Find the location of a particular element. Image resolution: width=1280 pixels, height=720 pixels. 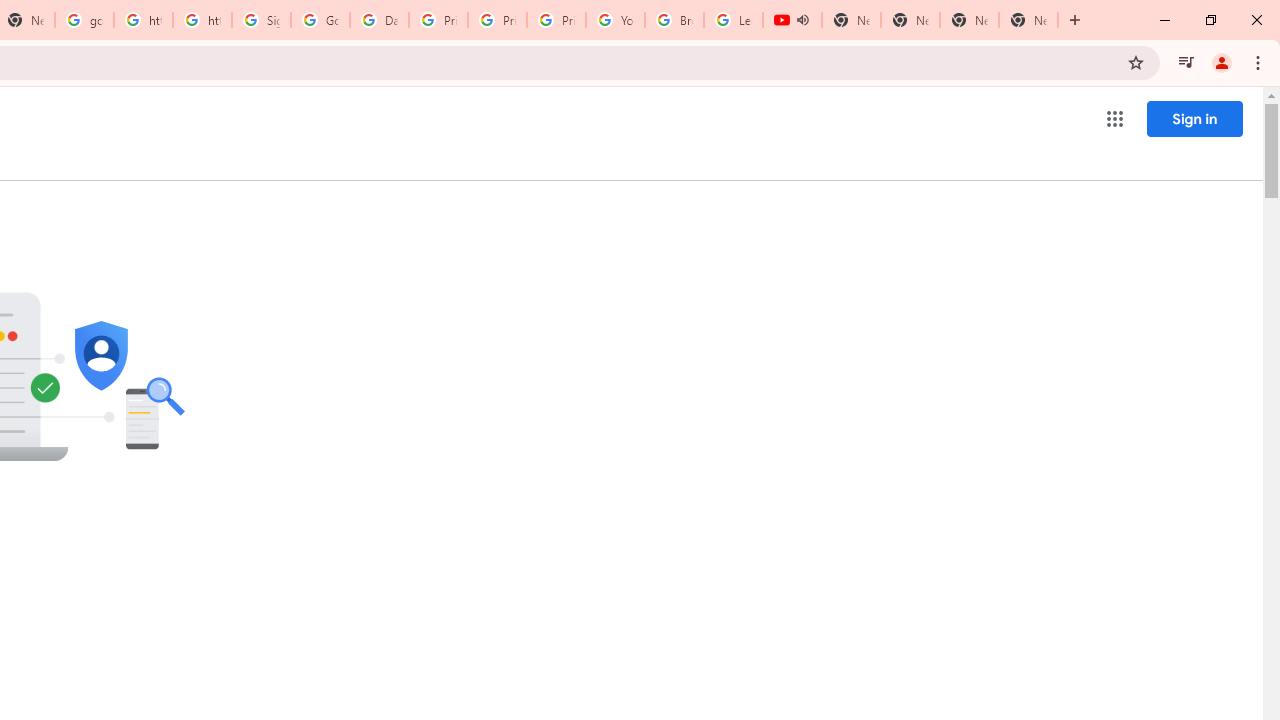

'YouTube' is located at coordinates (614, 20).